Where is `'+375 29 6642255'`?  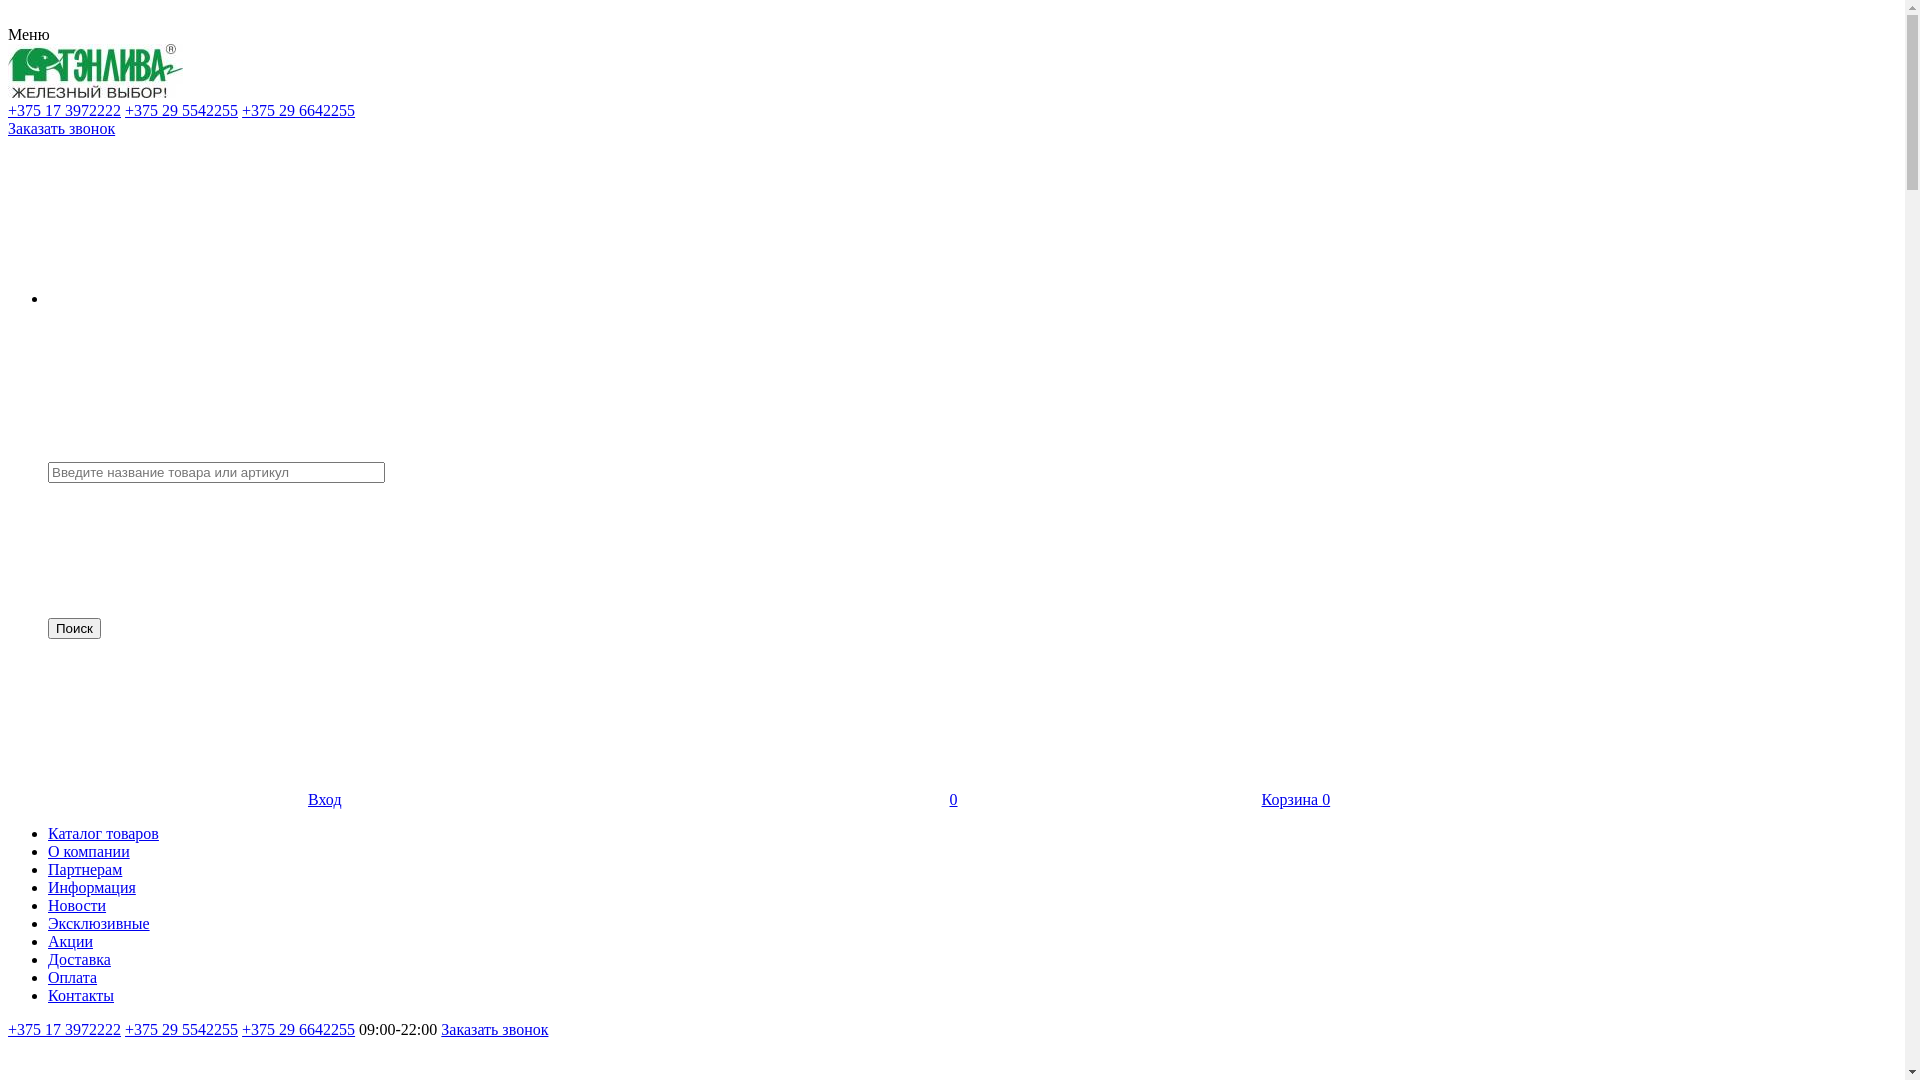
'+375 29 6642255' is located at coordinates (297, 110).